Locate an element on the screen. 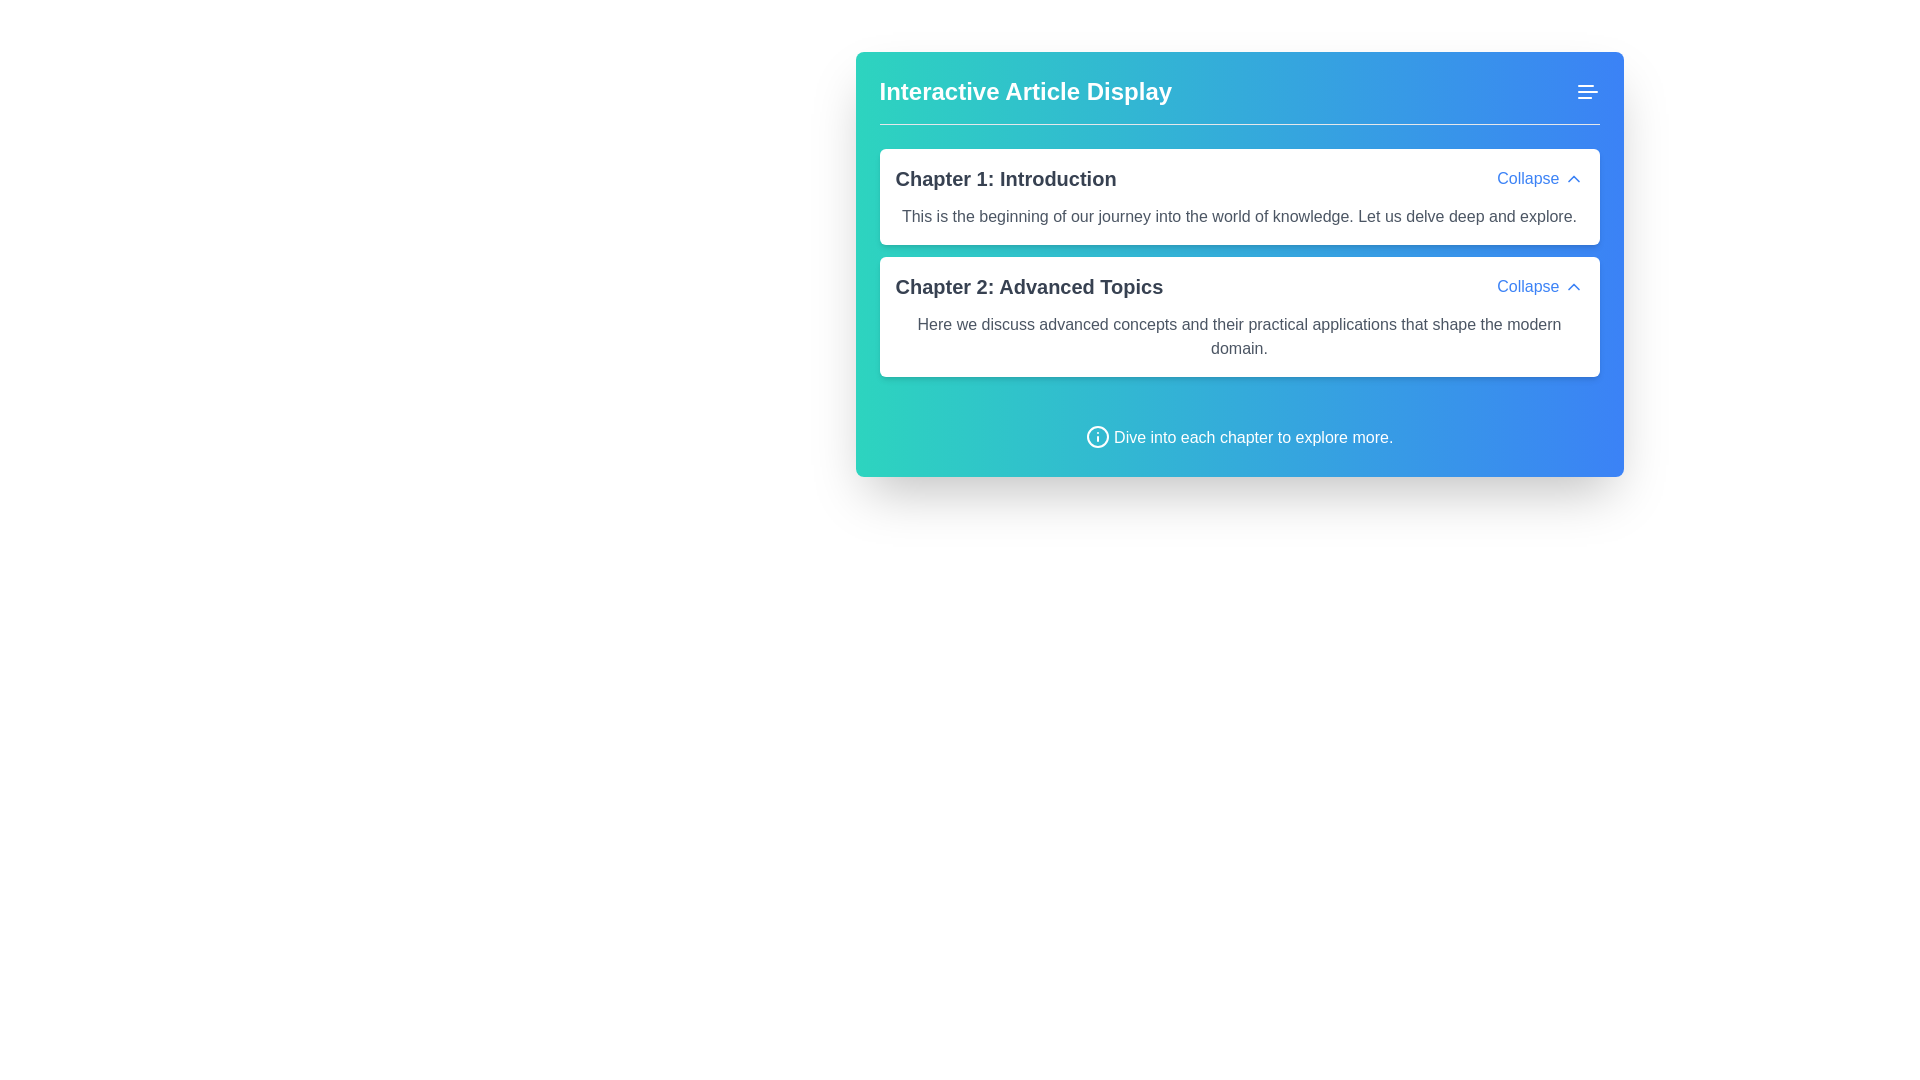 The image size is (1920, 1080). the 'Collapse' button with an upward-pointing arrow icon located at the upper-right corner of the 'Chapter 1: Introduction' bar is located at coordinates (1539, 177).